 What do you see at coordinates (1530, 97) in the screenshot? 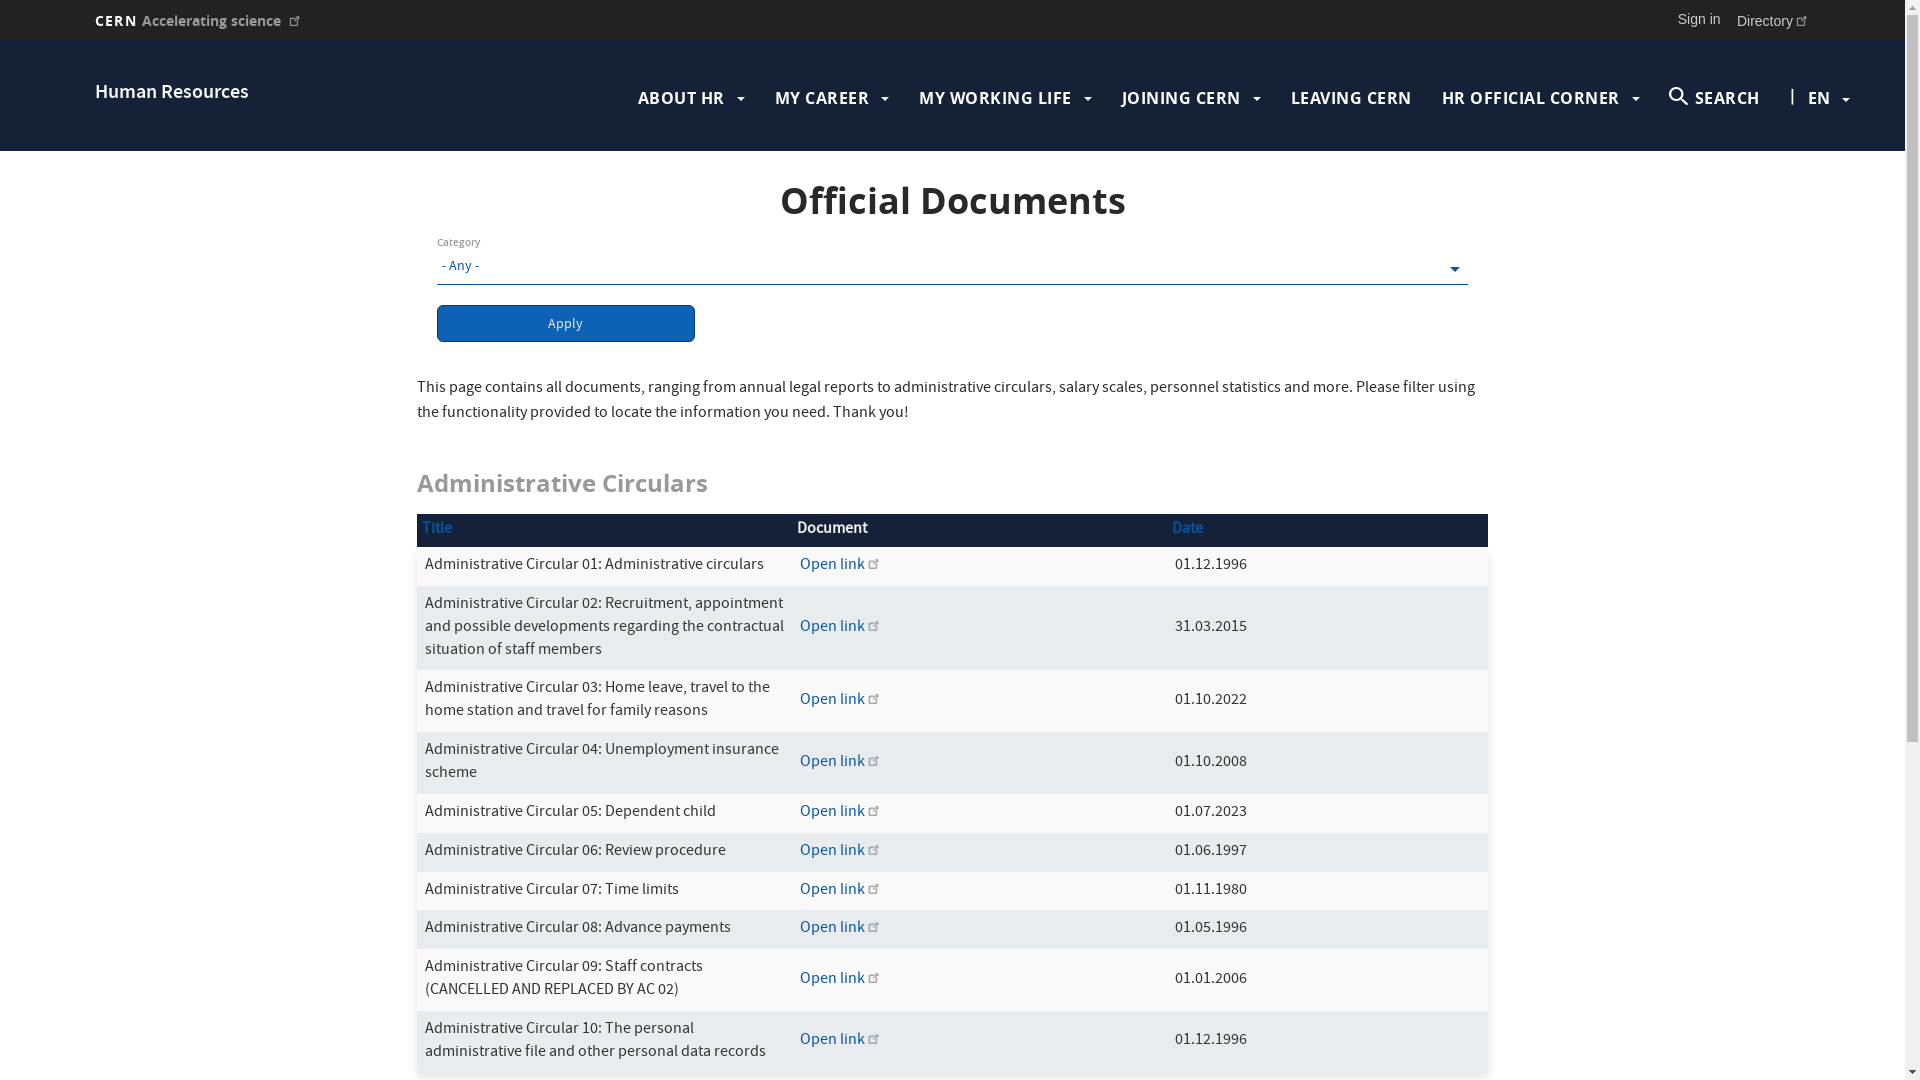
I see `'HR OFFICIAL CORNER'` at bounding box center [1530, 97].